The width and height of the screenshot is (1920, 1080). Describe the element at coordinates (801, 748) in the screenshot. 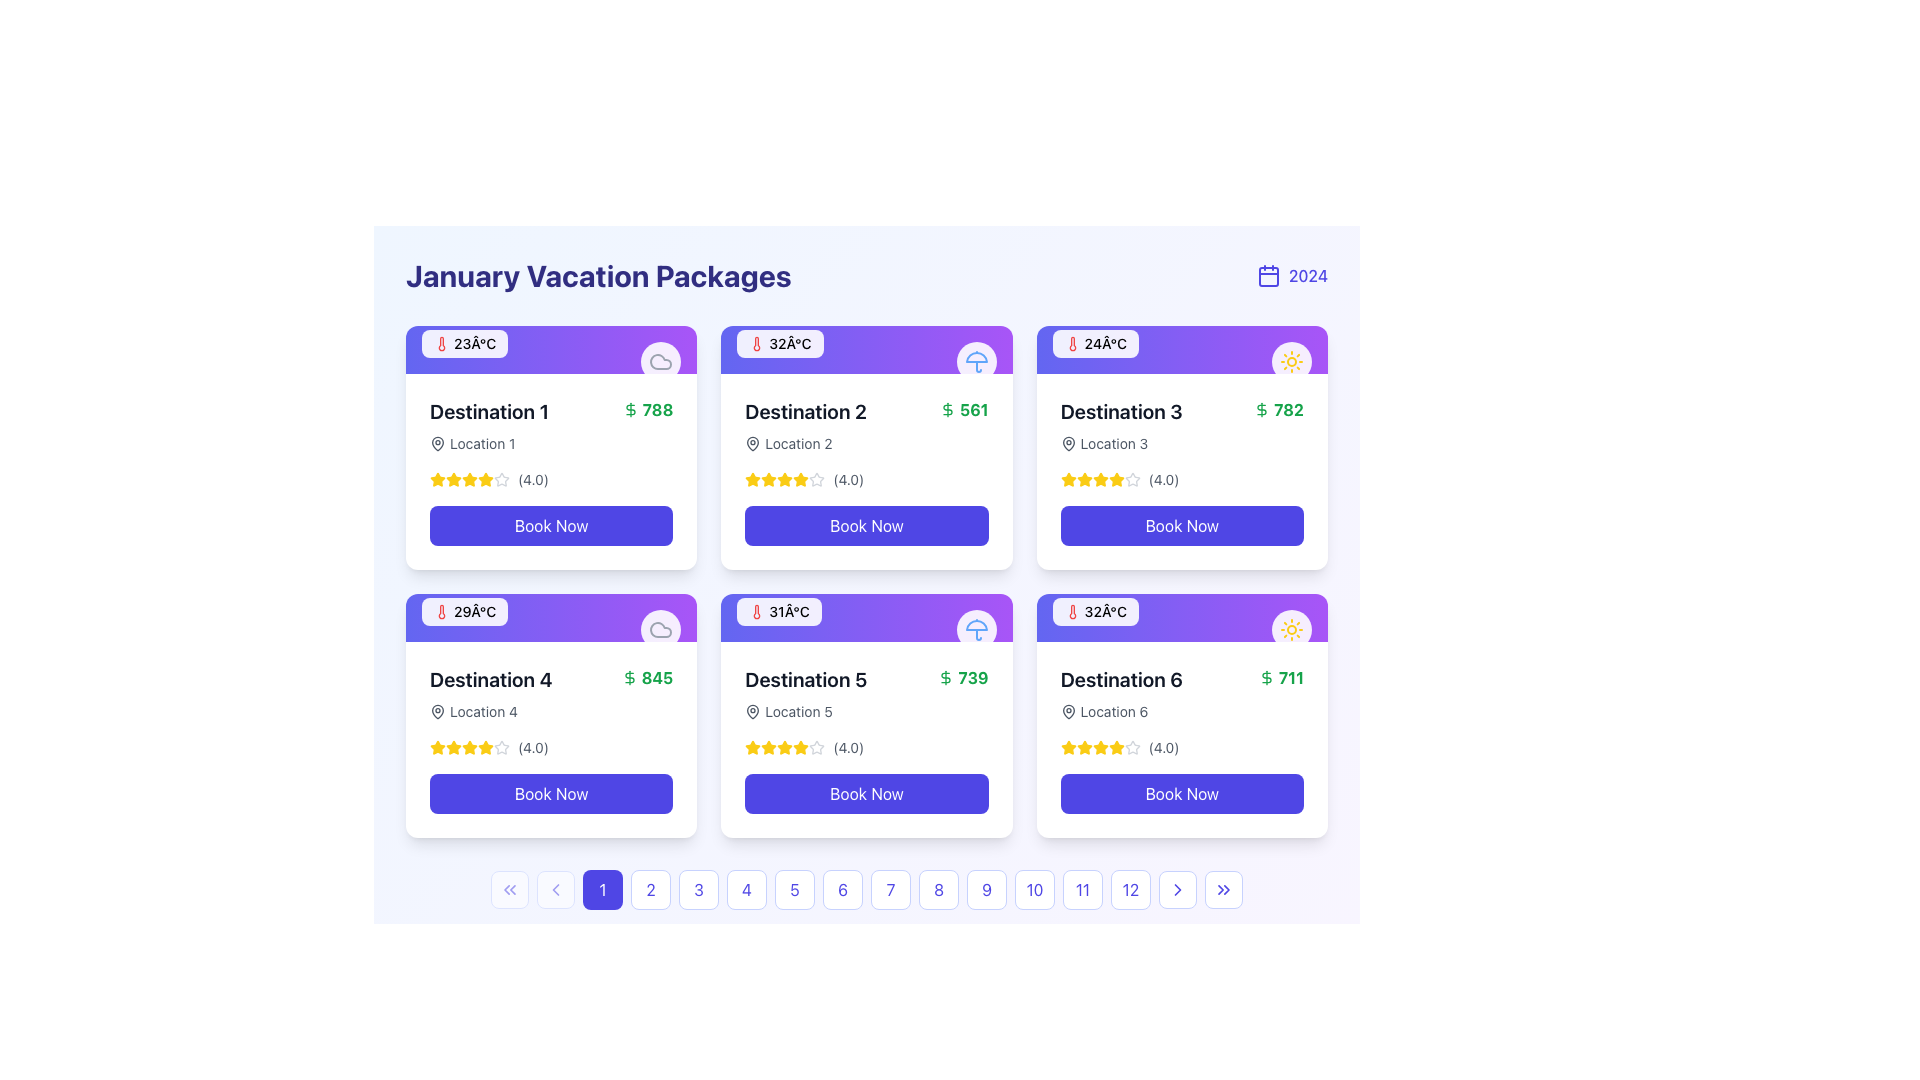

I see `the fourth star icon in the 4-star rating system for the 'Destination 5' vacation package, which is located above the '(4.0)' rating and aligned with the blue 'Book Now' button` at that location.